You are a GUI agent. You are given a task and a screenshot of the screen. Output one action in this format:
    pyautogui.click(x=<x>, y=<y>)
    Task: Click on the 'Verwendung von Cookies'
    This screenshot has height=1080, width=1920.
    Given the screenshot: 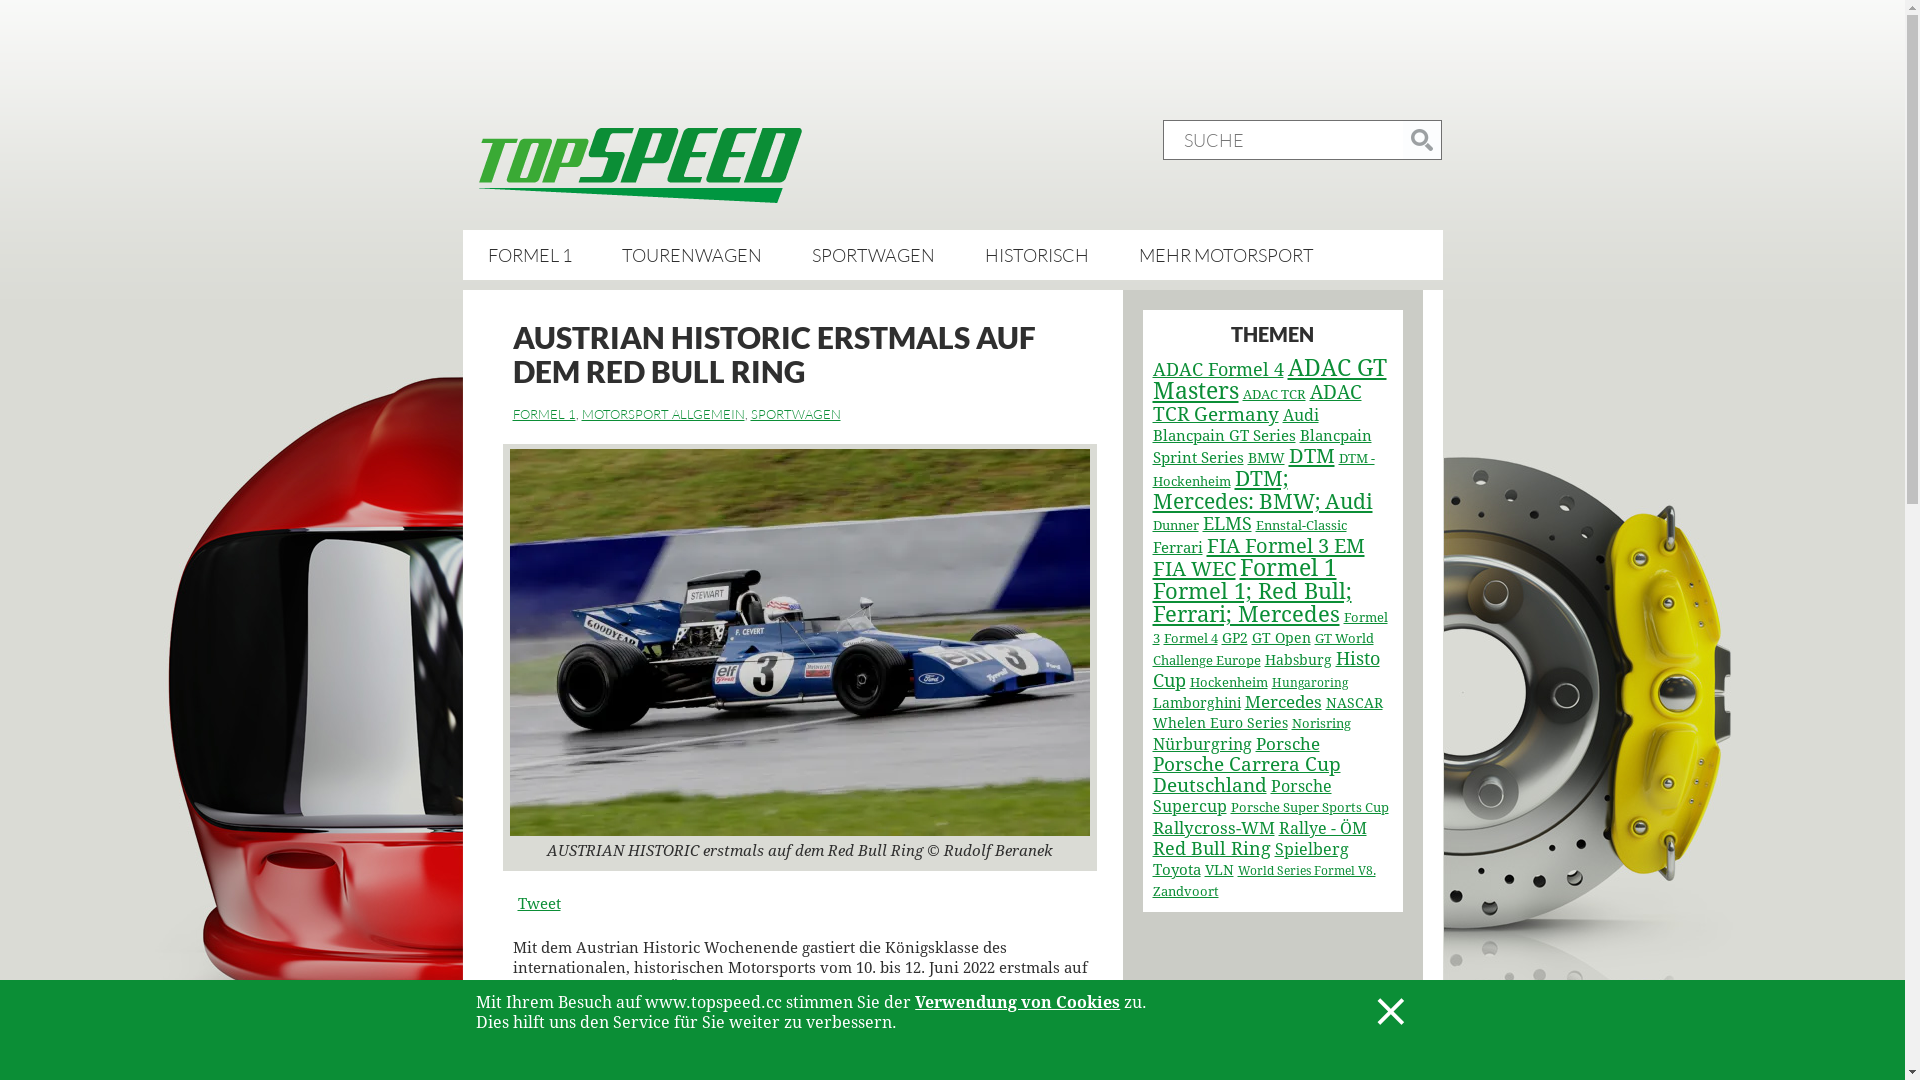 What is the action you would take?
    pyautogui.click(x=1017, y=1002)
    